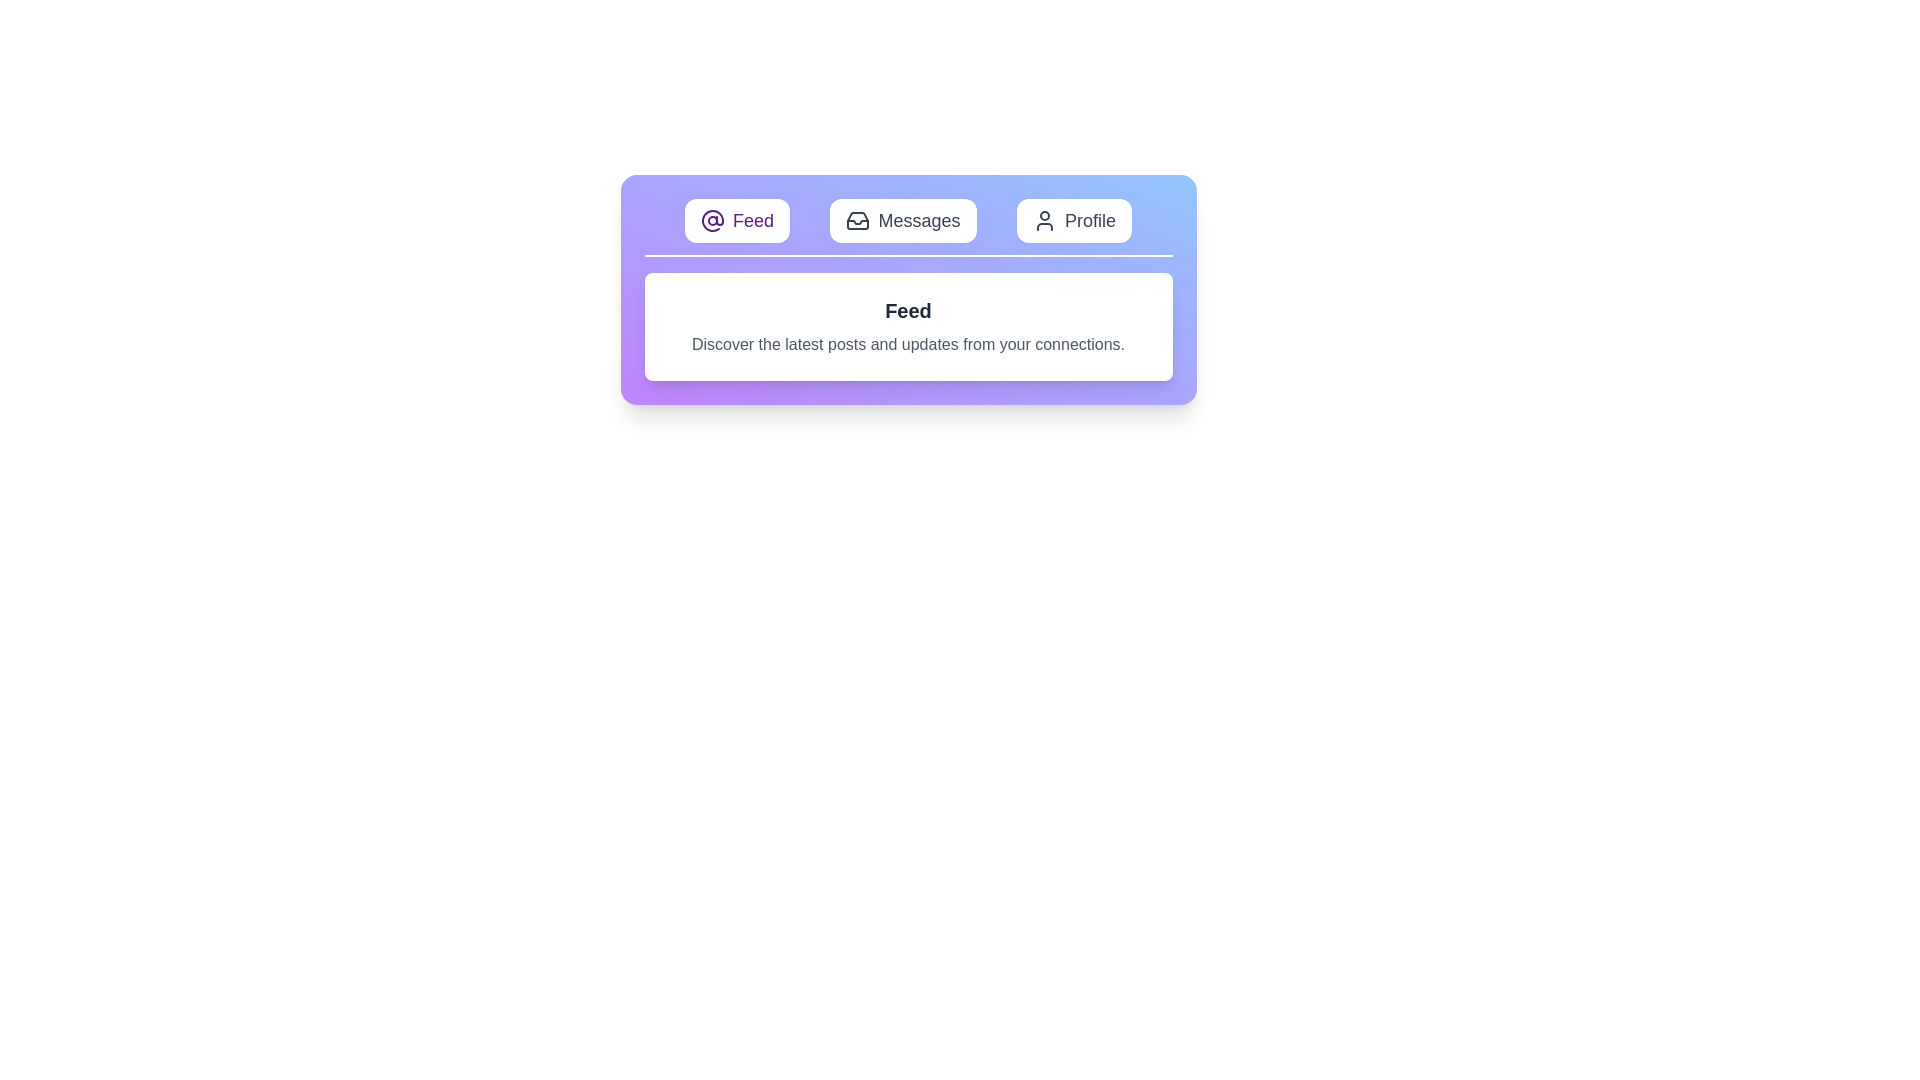  Describe the element at coordinates (1073, 220) in the screenshot. I see `the Profile tab` at that location.